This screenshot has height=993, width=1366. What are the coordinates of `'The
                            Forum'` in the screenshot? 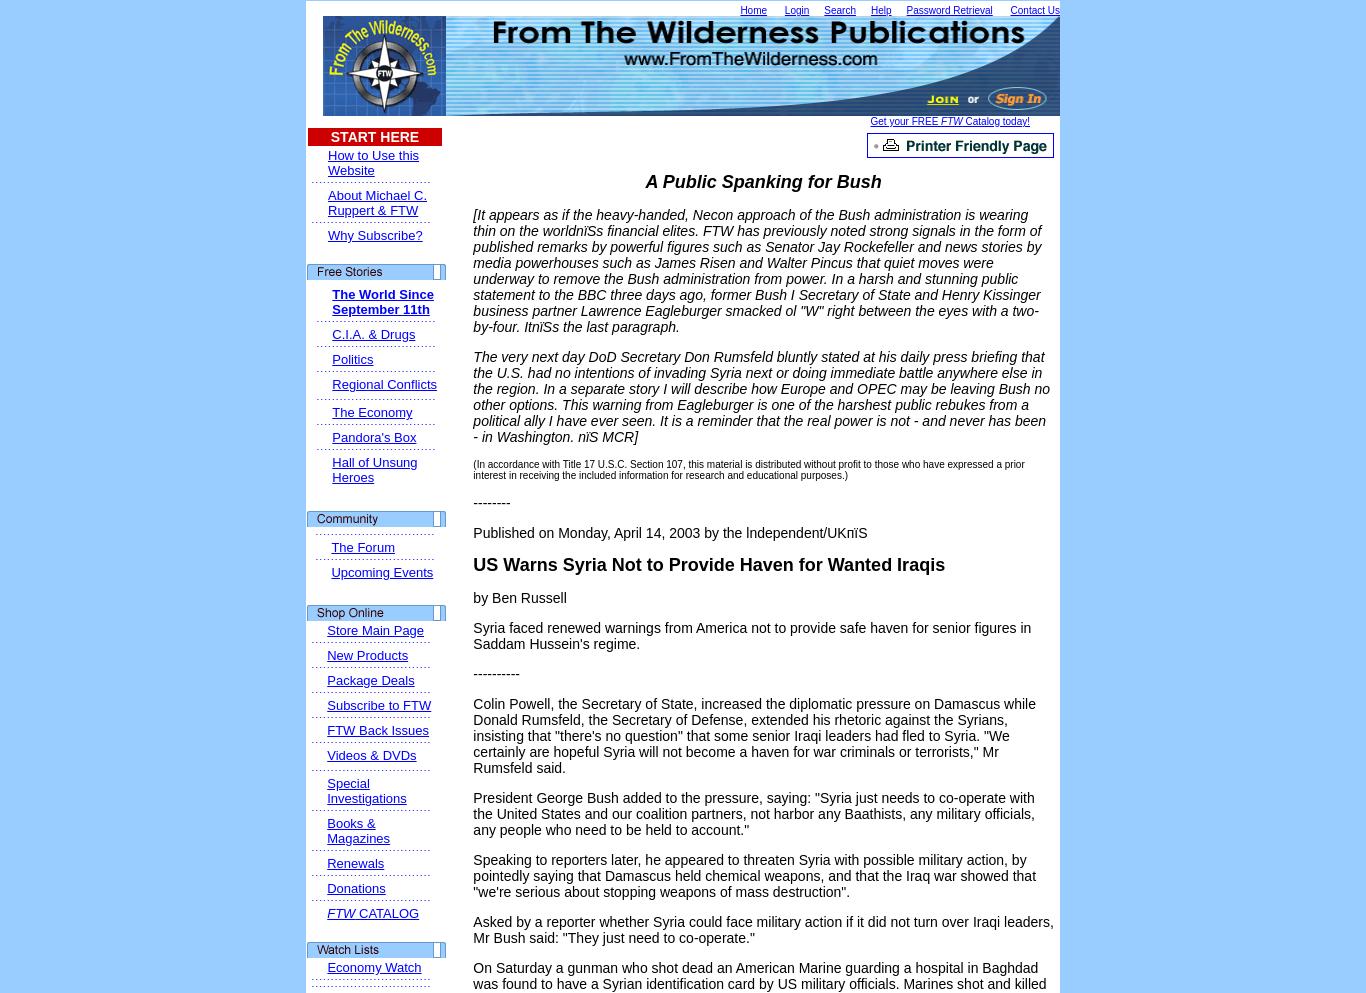 It's located at (330, 546).